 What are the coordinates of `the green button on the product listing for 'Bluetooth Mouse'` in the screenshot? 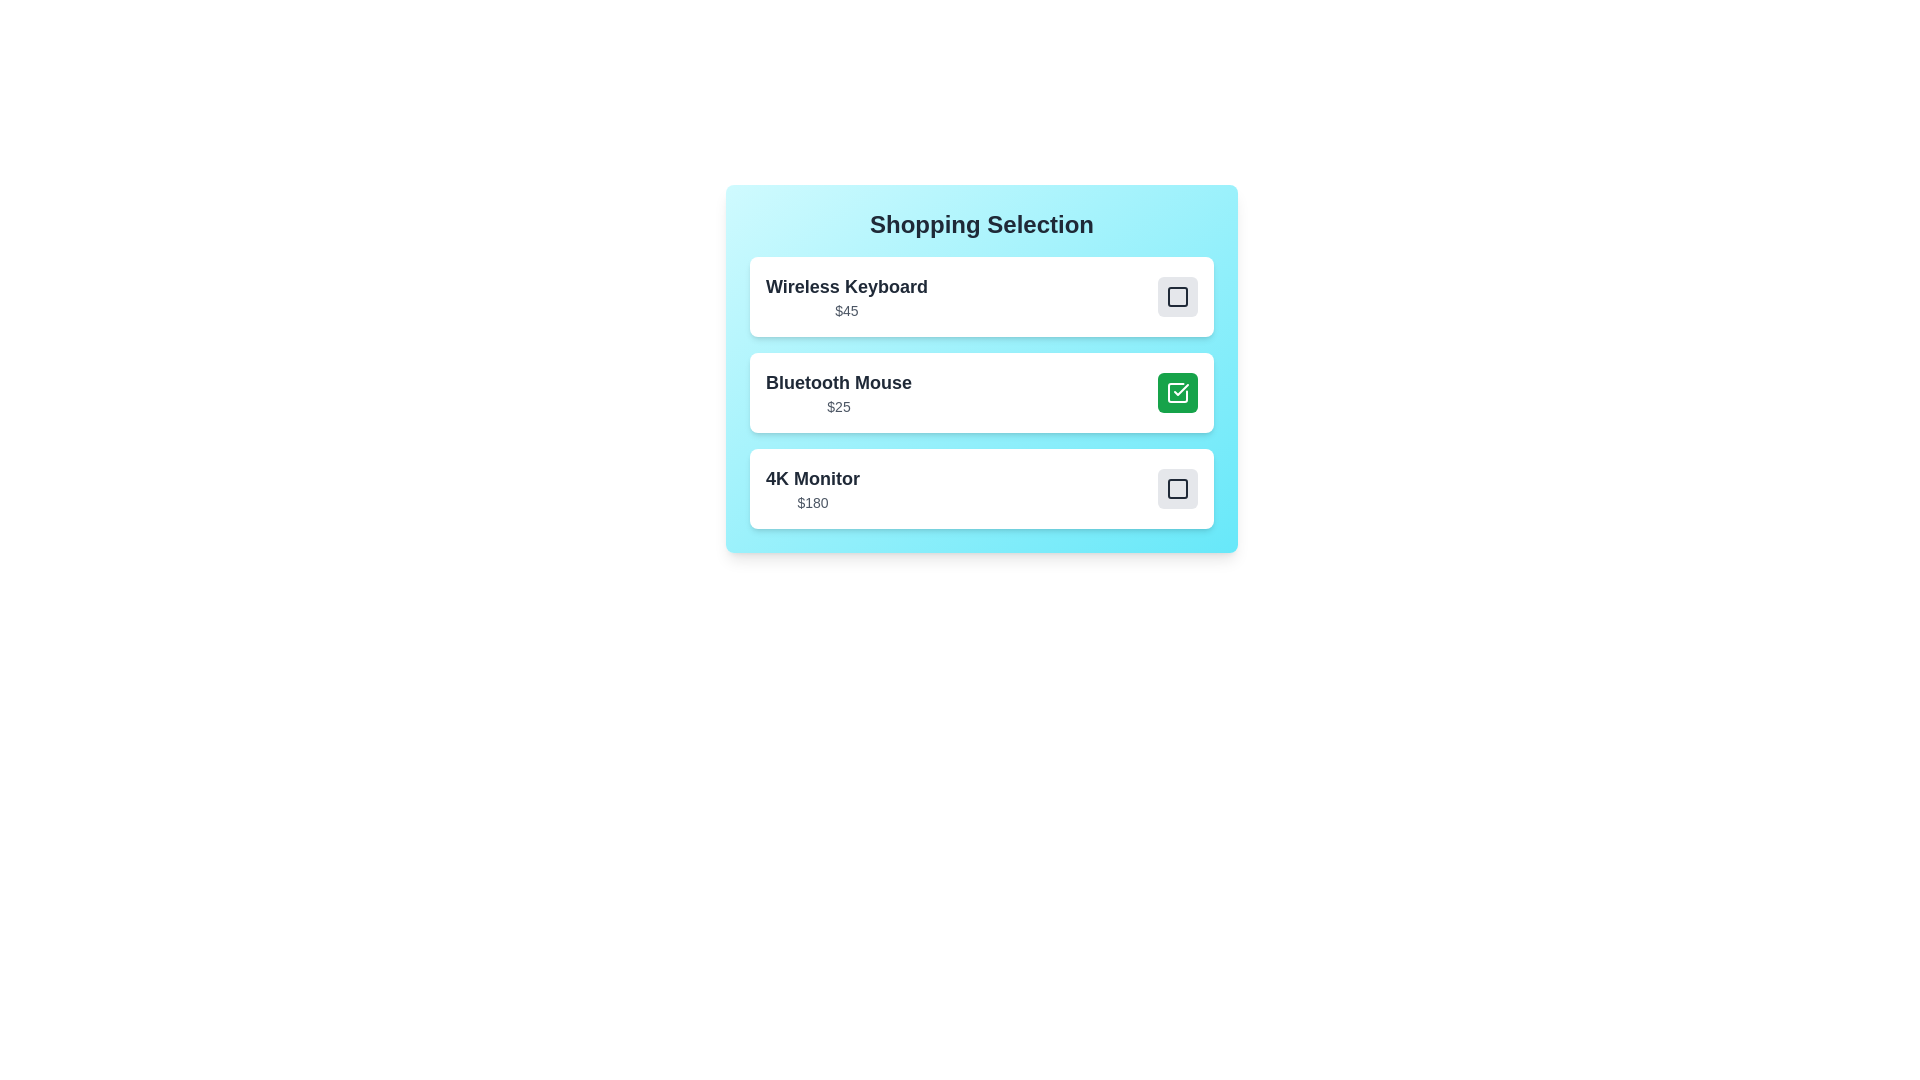 It's located at (982, 393).